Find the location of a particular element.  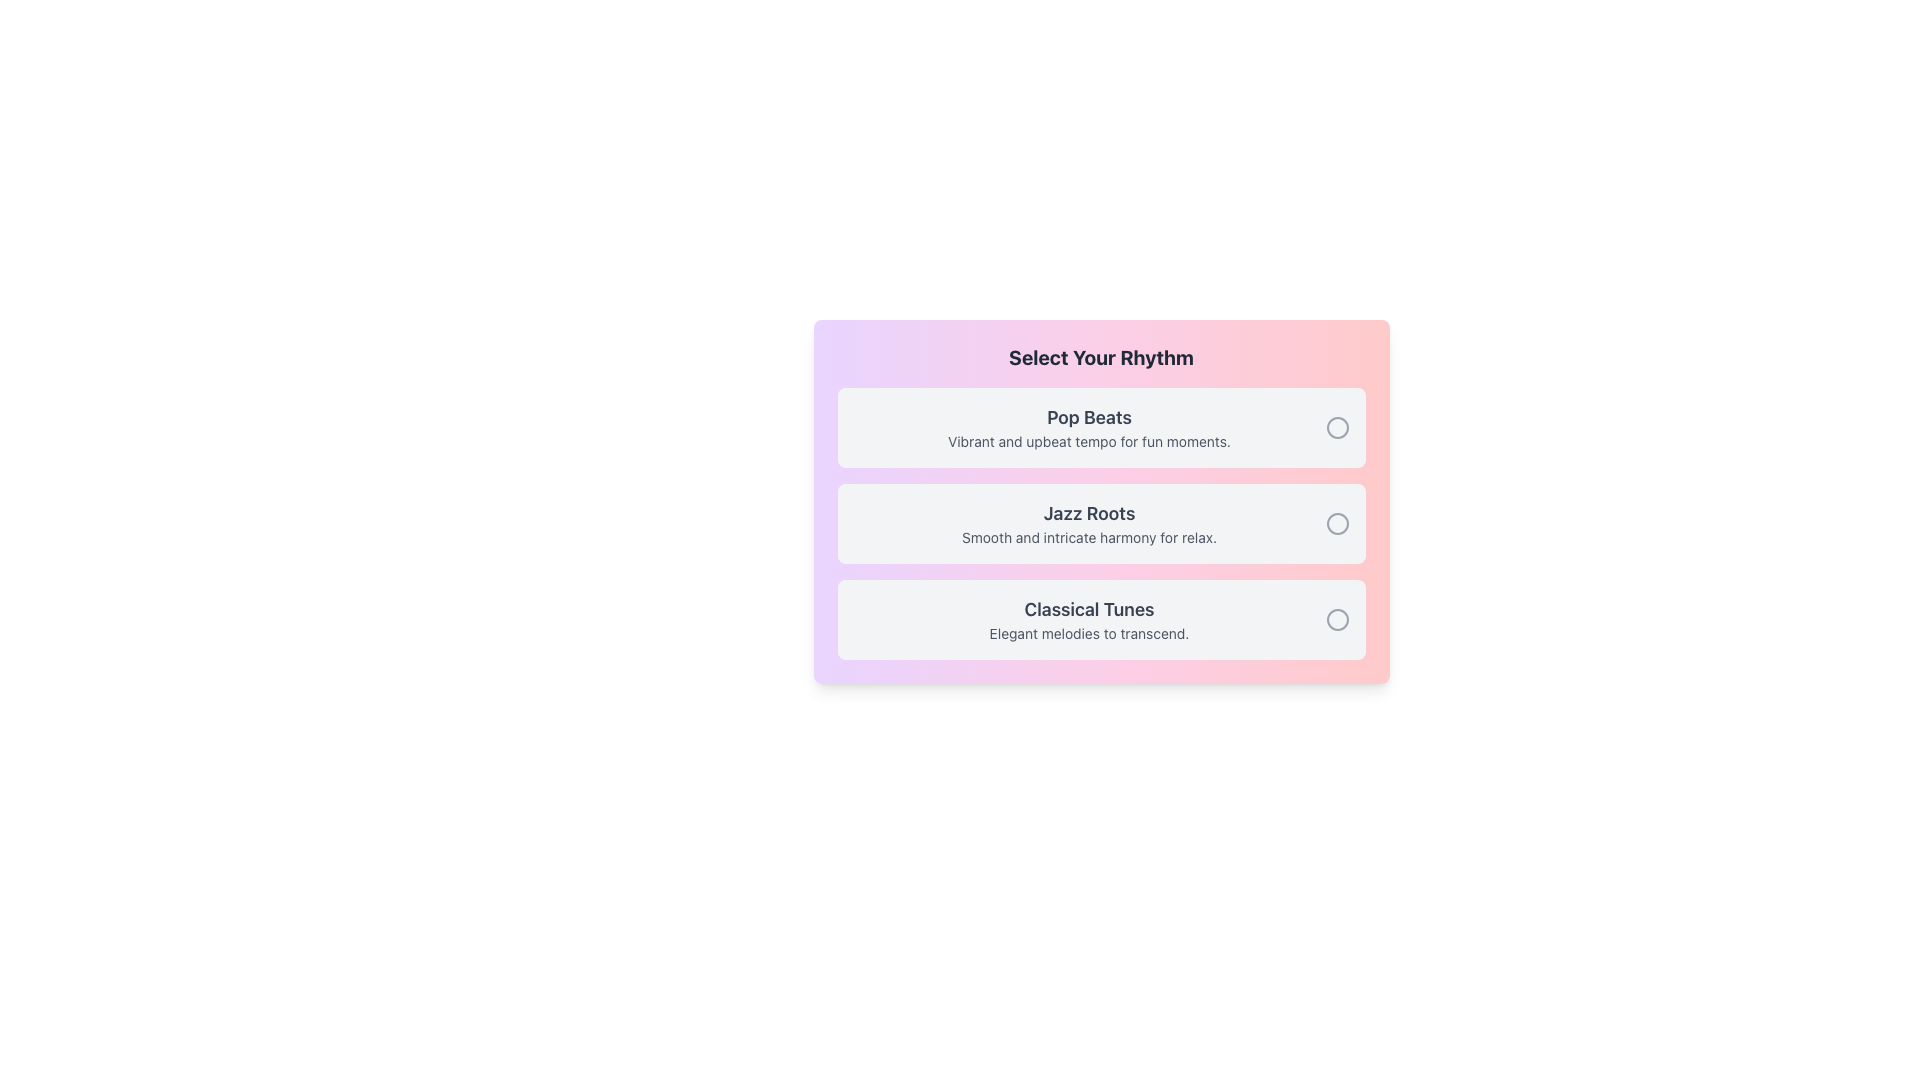

the circular radio button icon on the far right of the 'Pop Beats' section is located at coordinates (1337, 427).